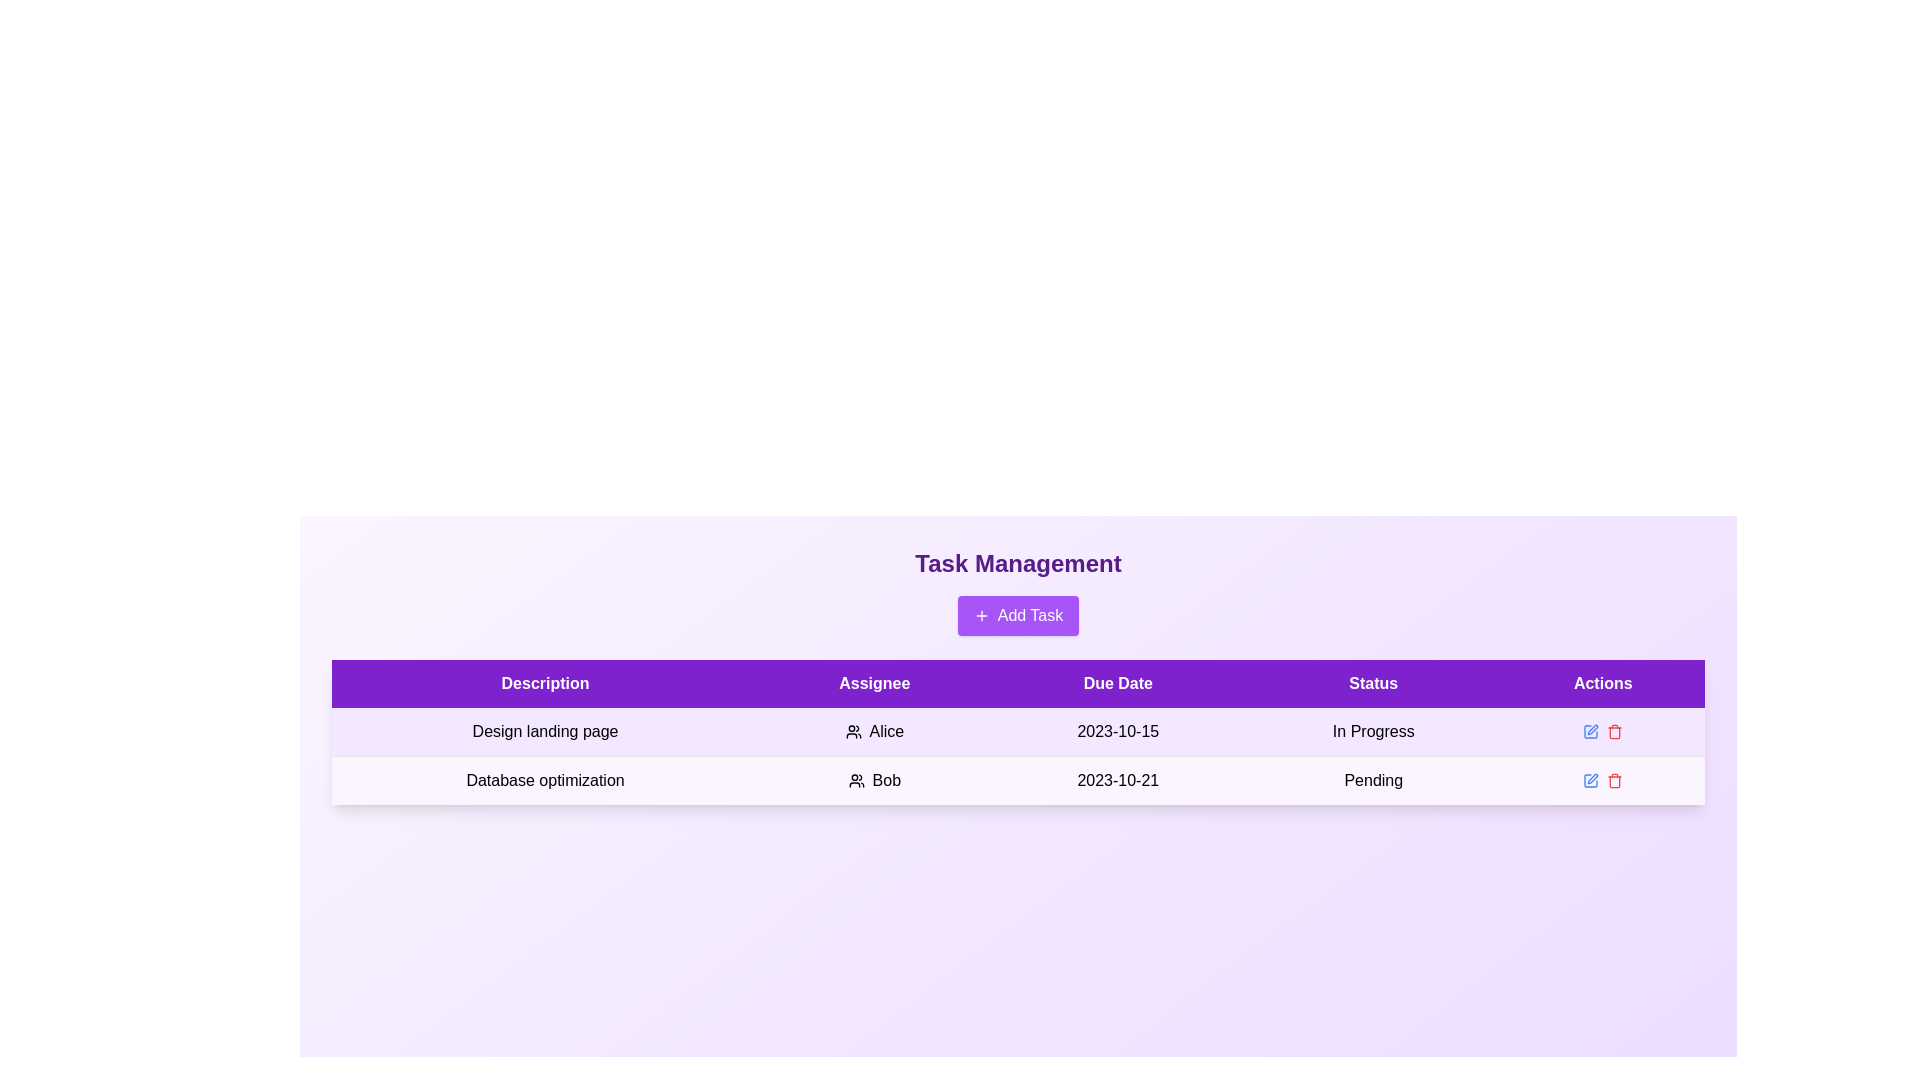 Image resolution: width=1920 pixels, height=1080 pixels. Describe the element at coordinates (874, 732) in the screenshot. I see `the assignee of the task` at that location.